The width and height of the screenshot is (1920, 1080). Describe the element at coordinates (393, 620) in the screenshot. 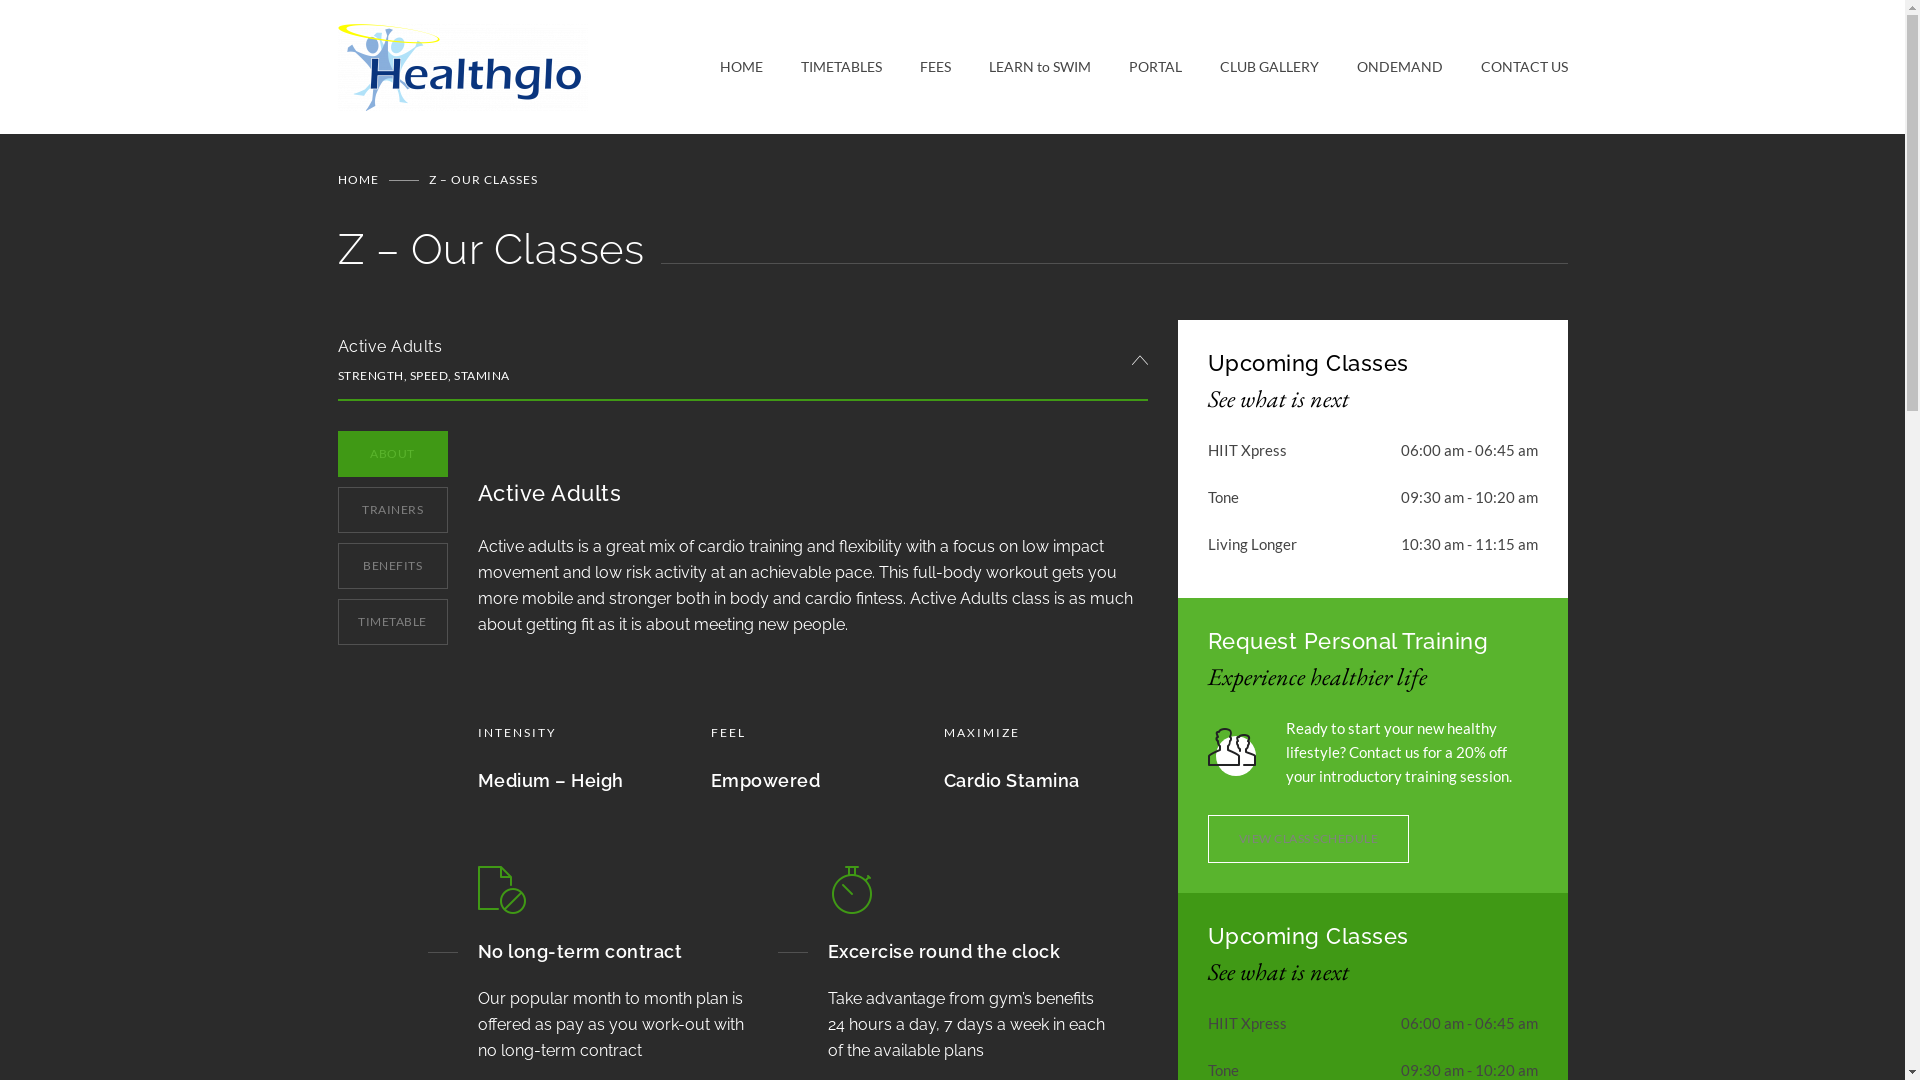

I see `'TIMETABLE'` at that location.